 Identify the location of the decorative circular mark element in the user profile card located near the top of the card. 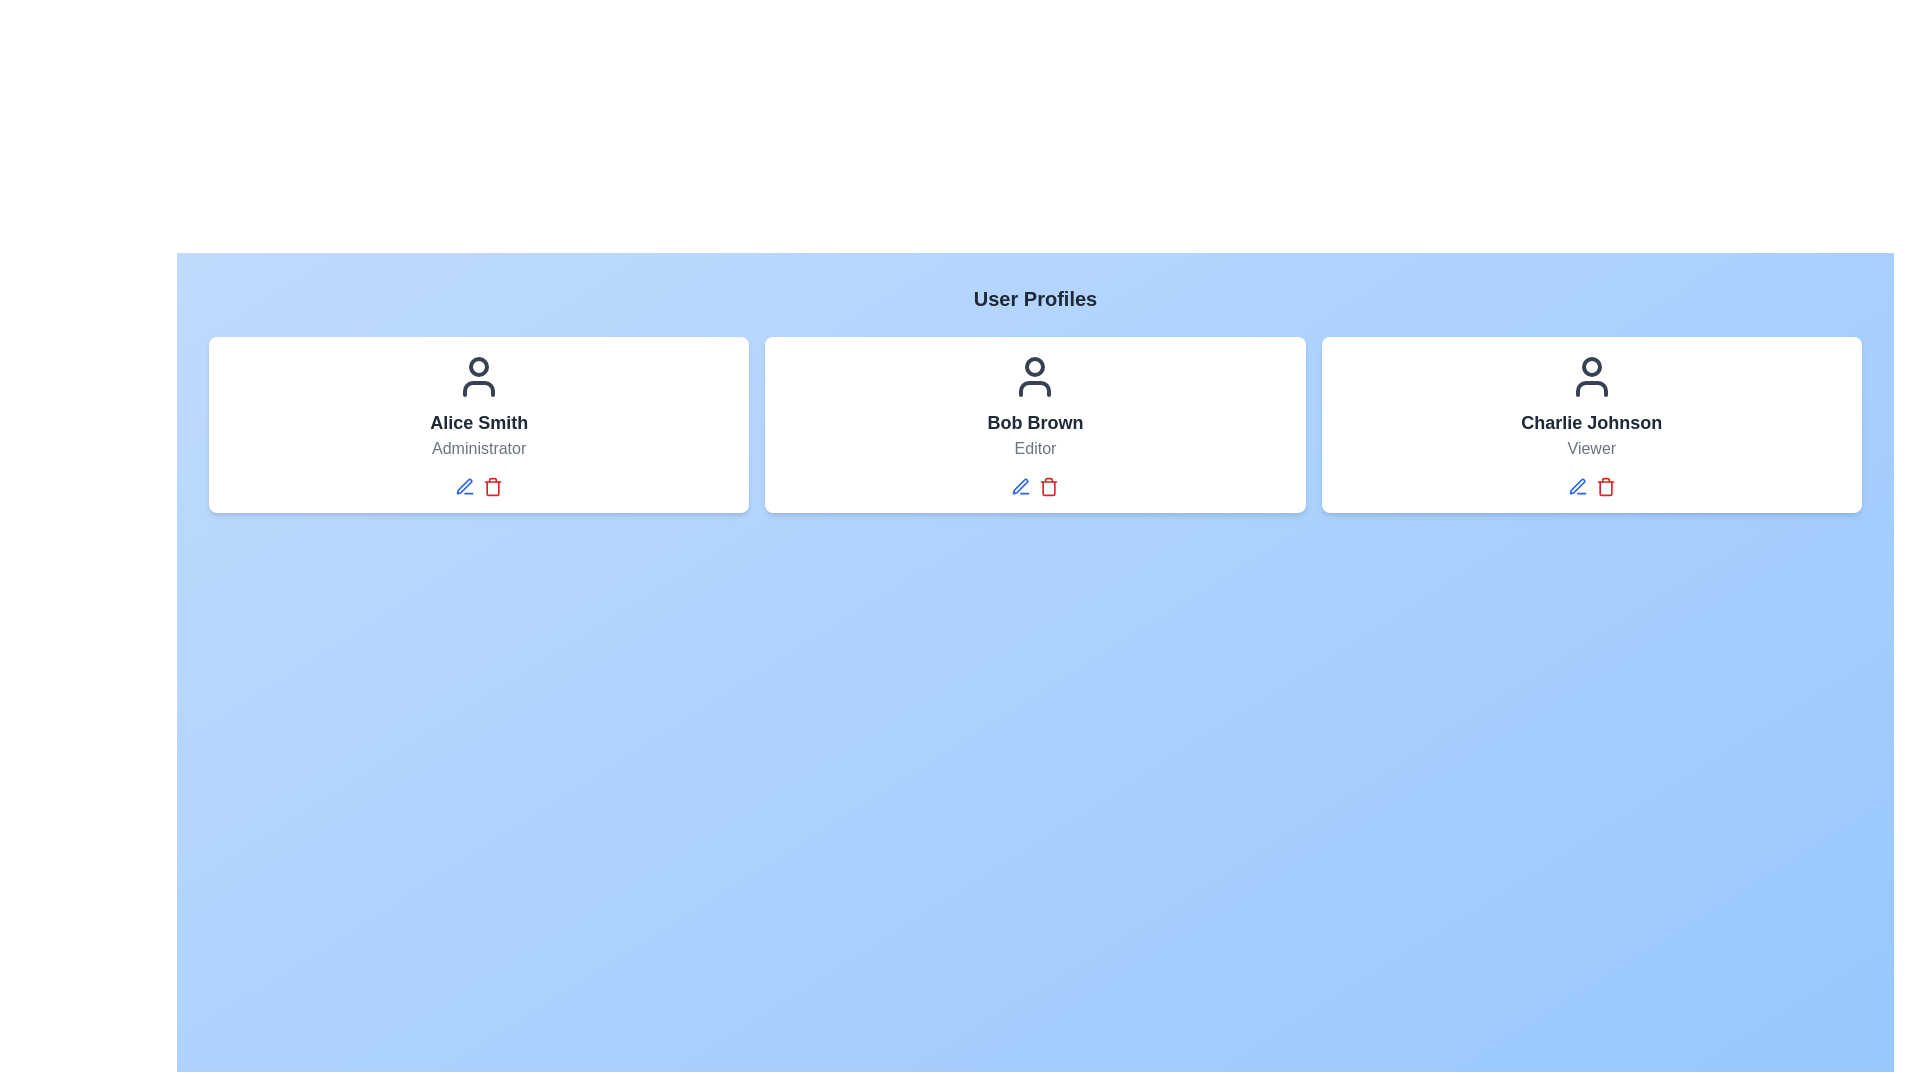
(478, 366).